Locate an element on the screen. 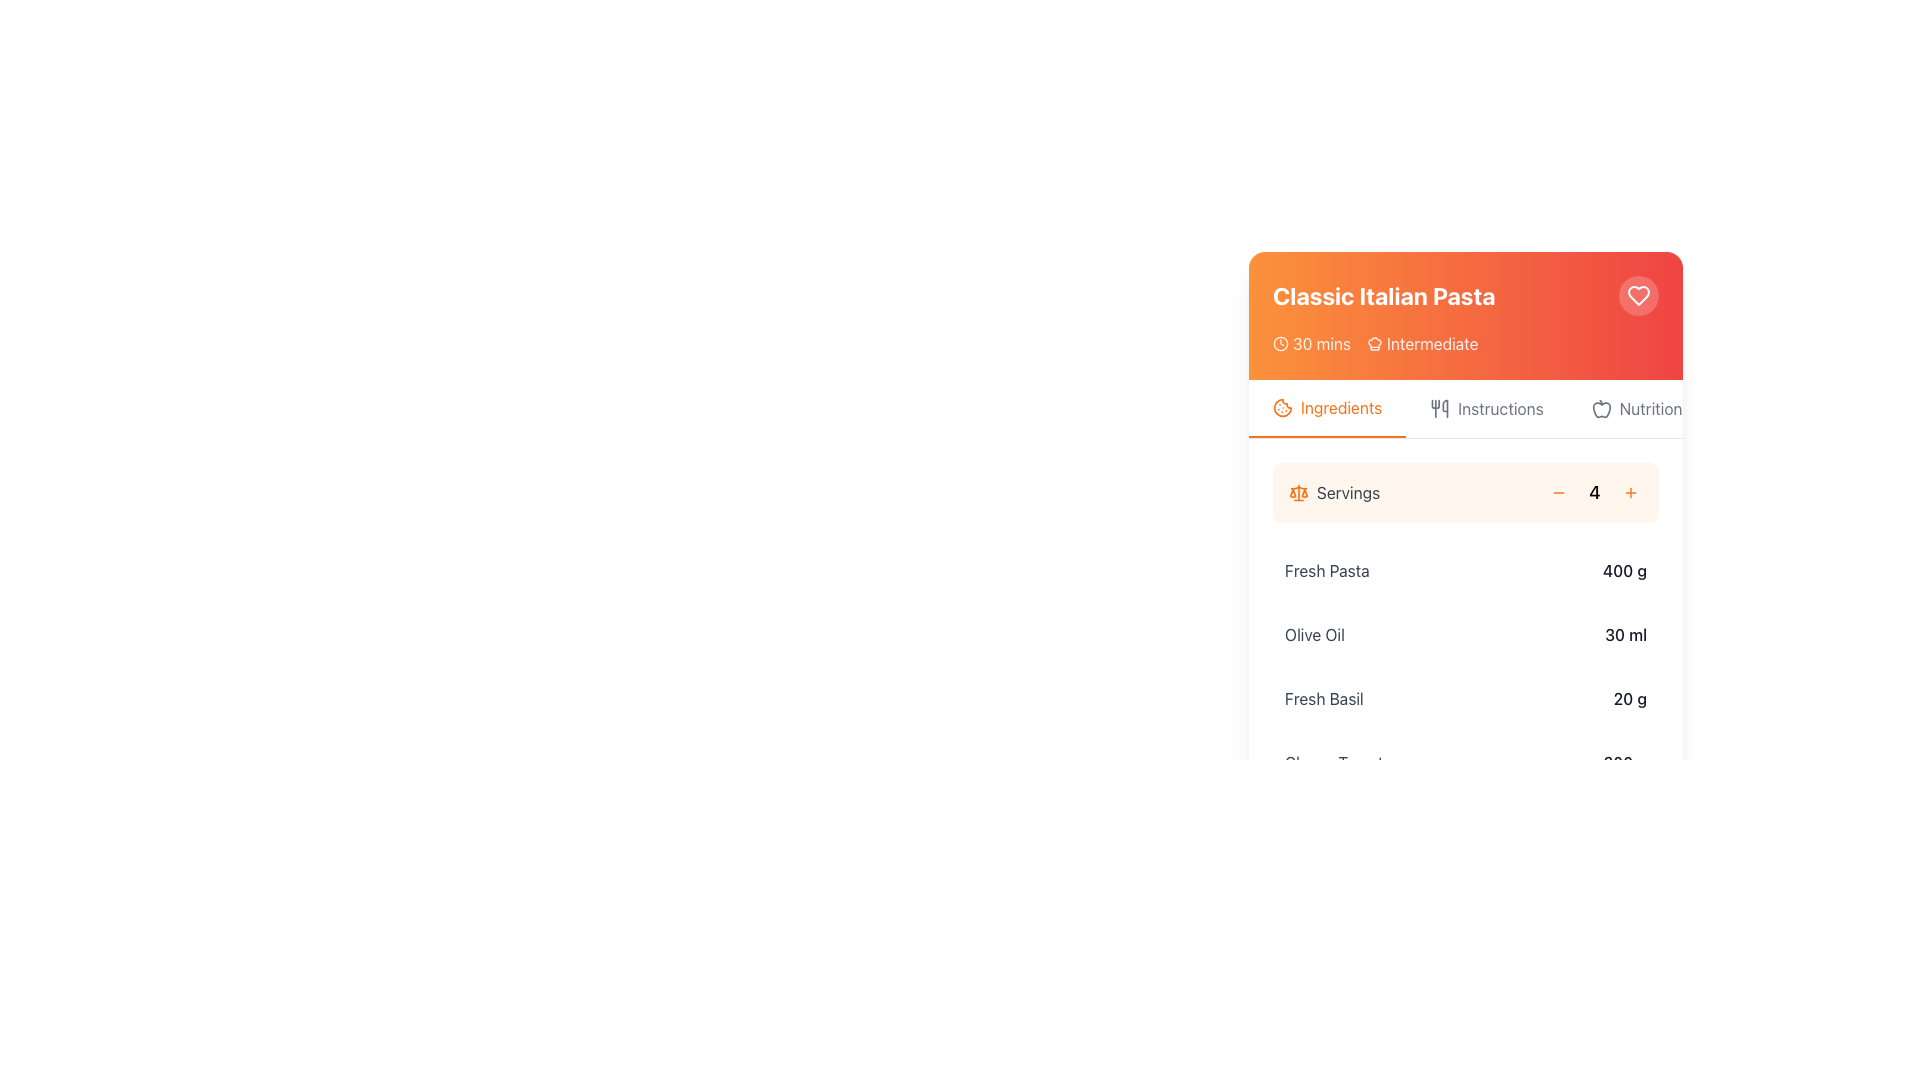 Image resolution: width=1920 pixels, height=1080 pixels. the SVG representation of a clock icon, which visually indicates the cooking duration next to the text '30 mins' is located at coordinates (1281, 342).